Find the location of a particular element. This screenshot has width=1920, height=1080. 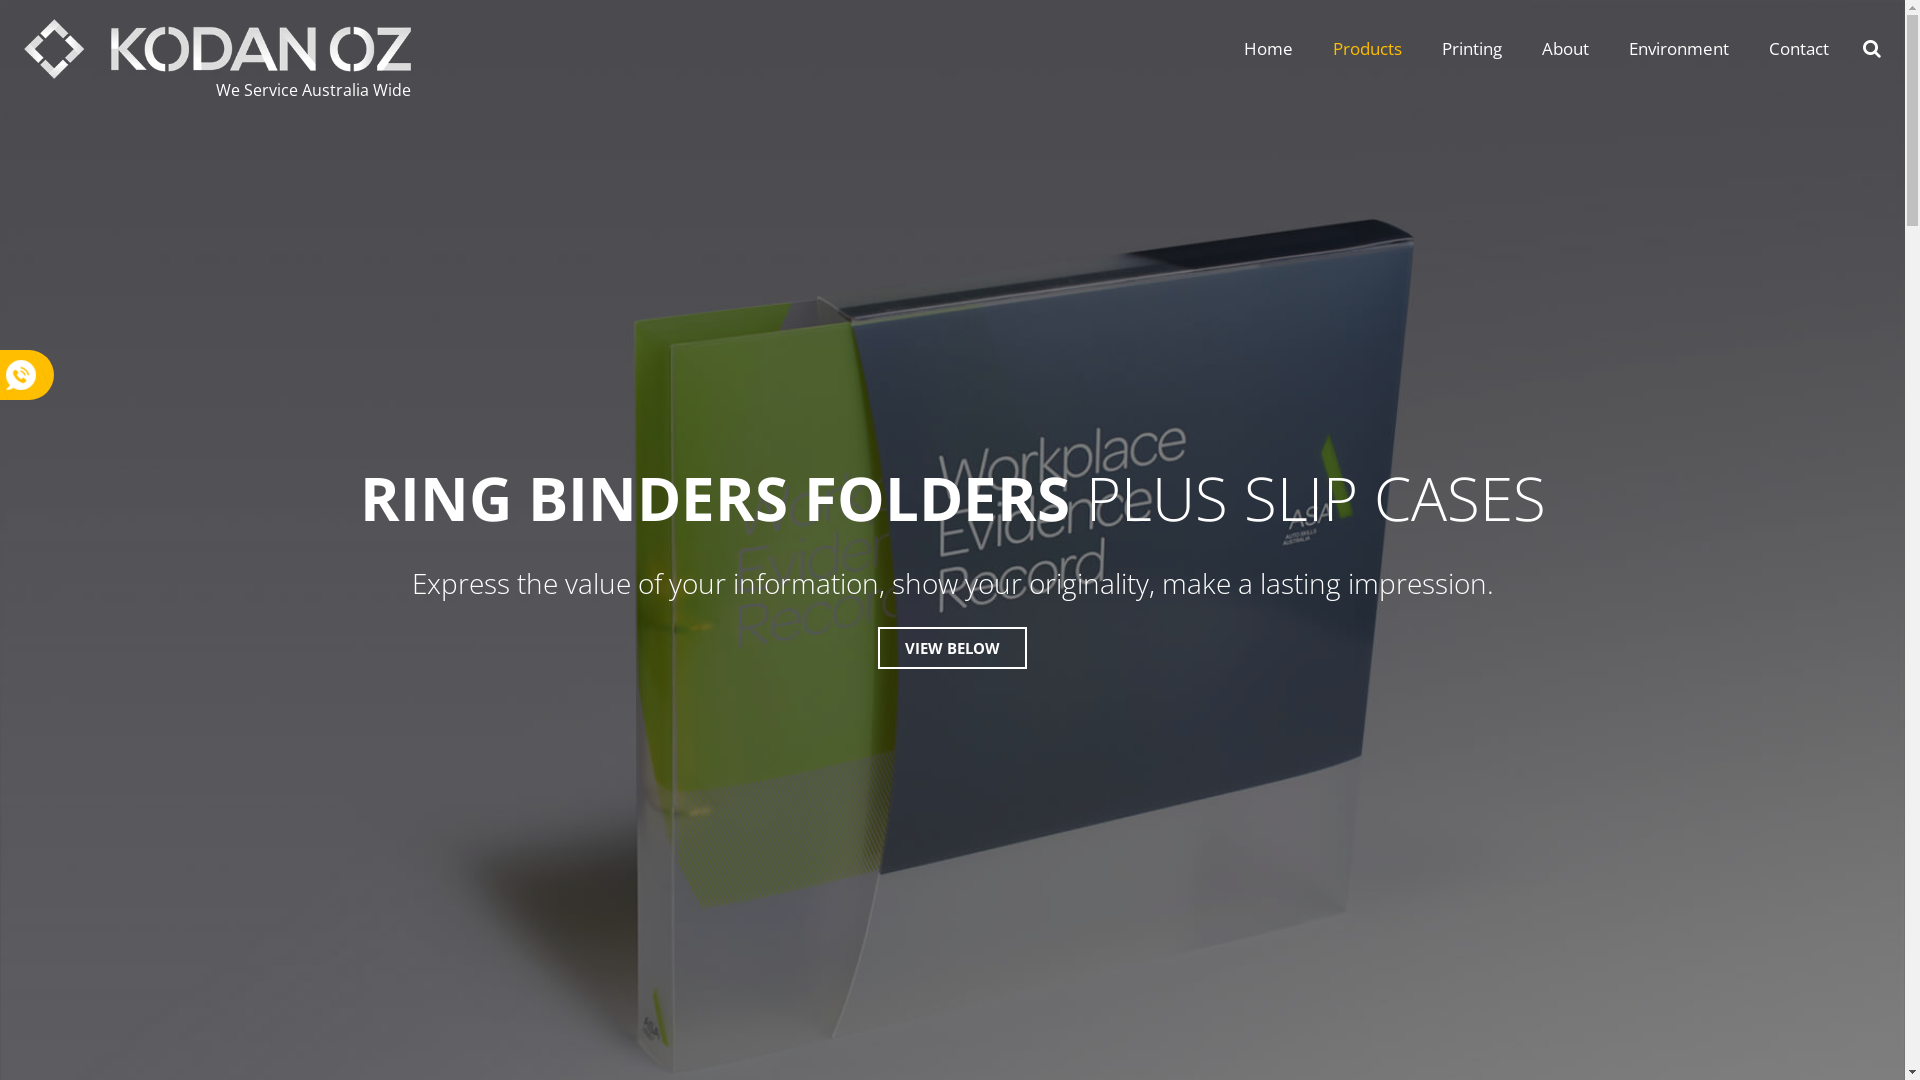

'VIEW BELOW' is located at coordinates (951, 648).